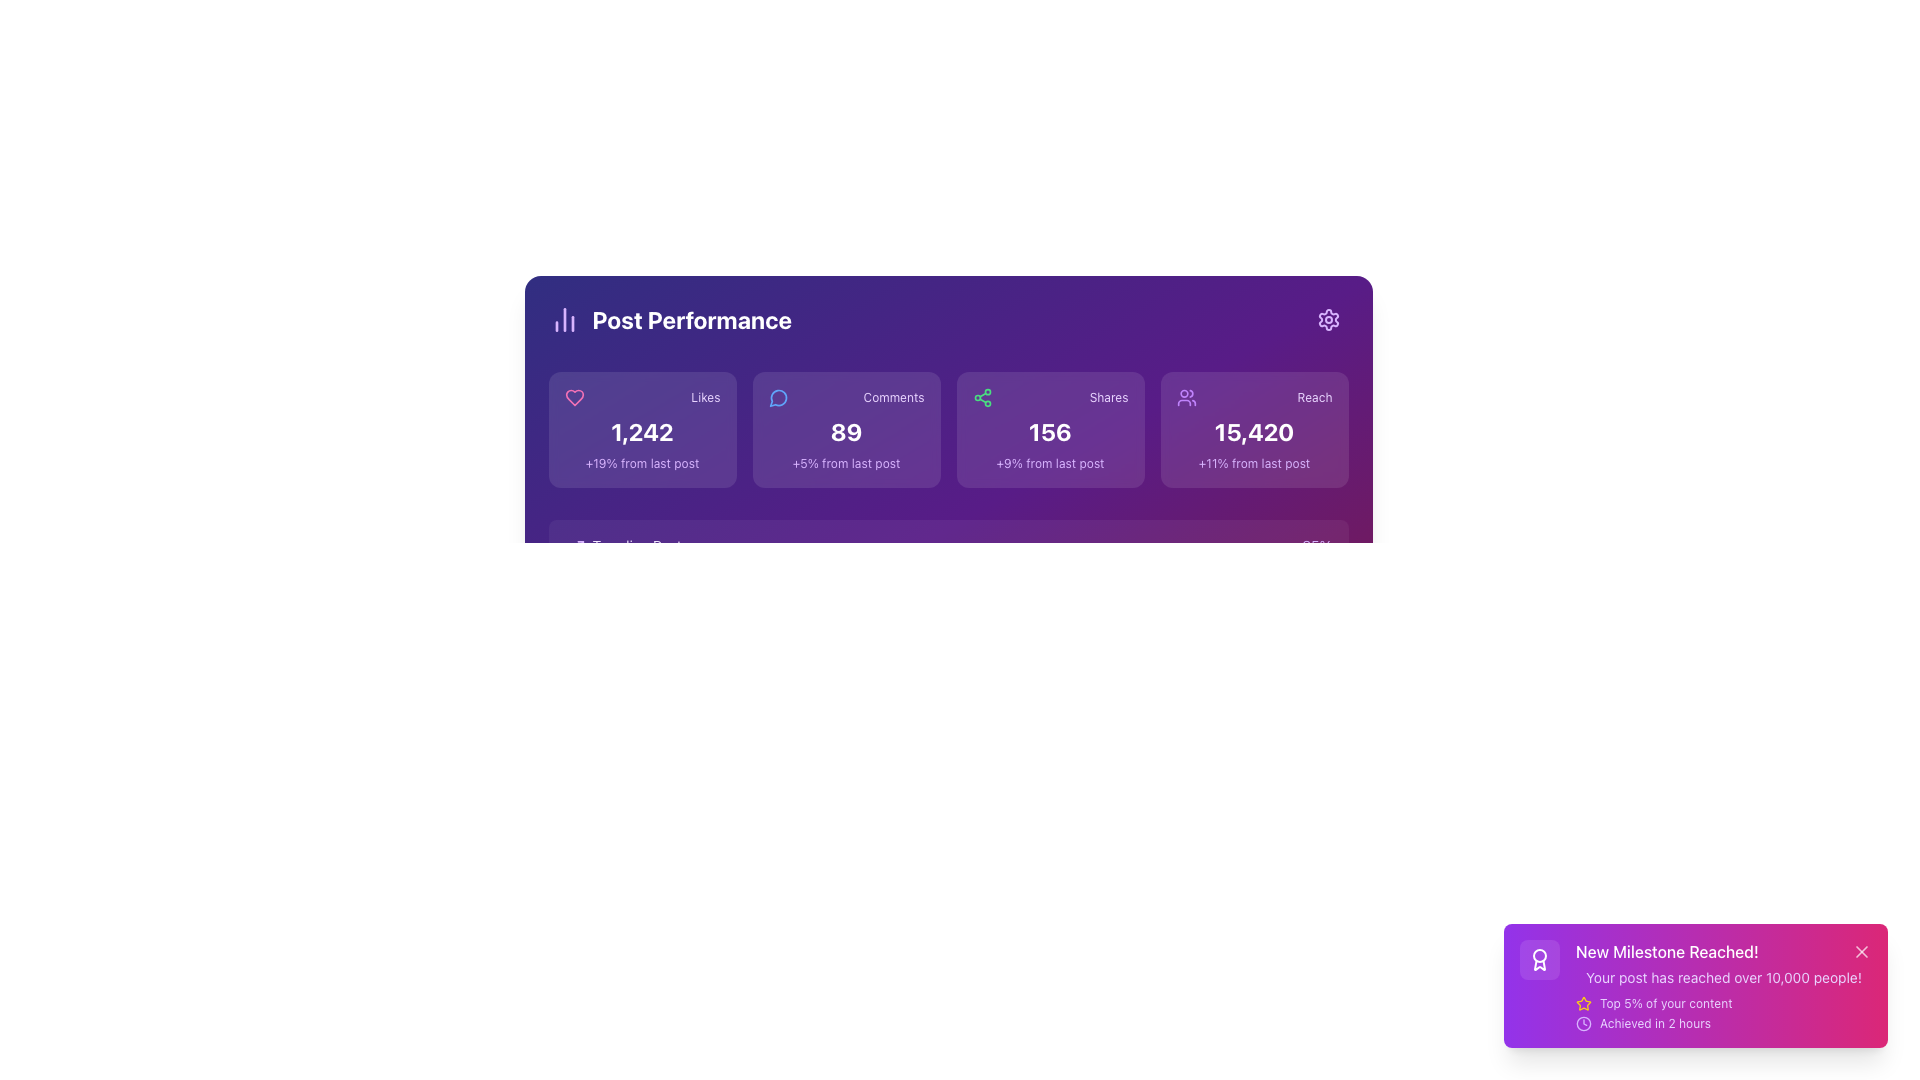 This screenshot has height=1080, width=1920. I want to click on the numeric indicator displaying the 'Likes' count, which is part of an analytics summary interface, positioned below a heart icon and above a smaller text '+19% from last post.', so click(642, 431).